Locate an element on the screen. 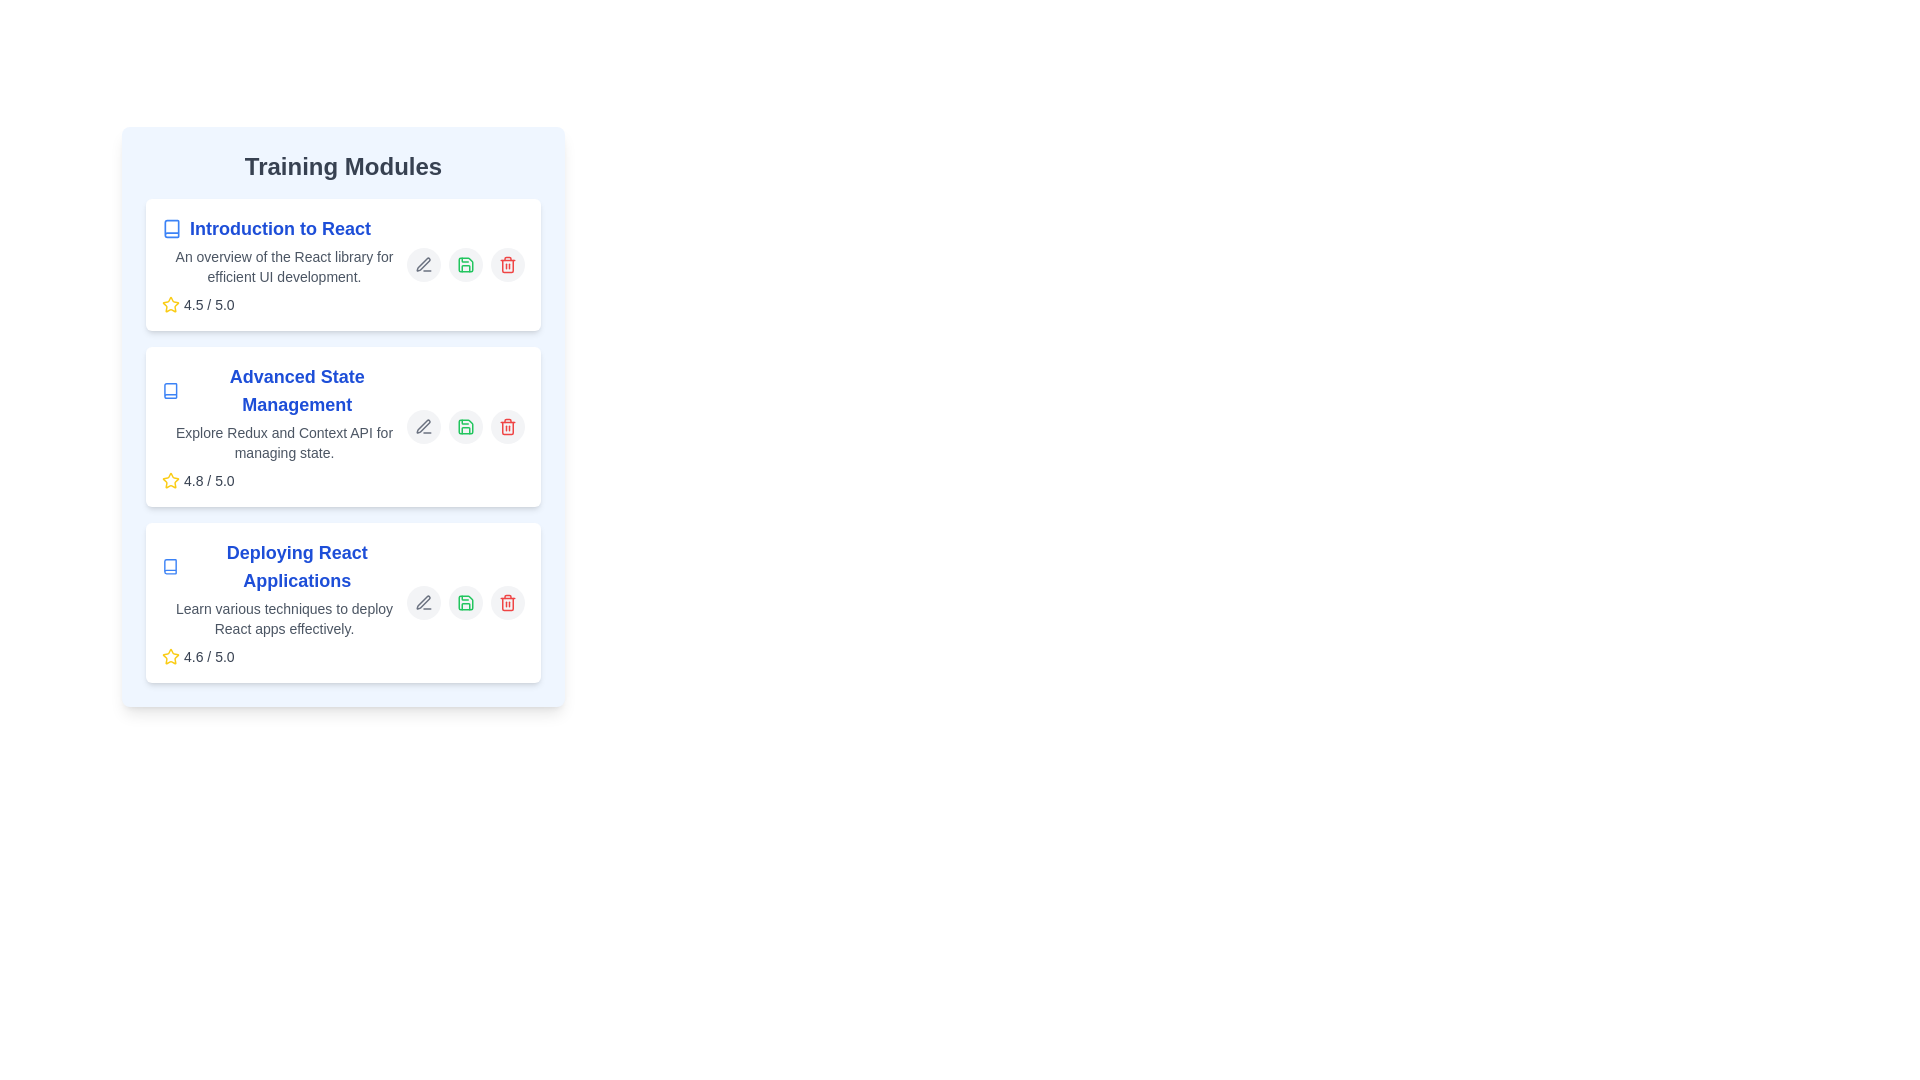 Image resolution: width=1920 pixels, height=1080 pixels. the delete icon button for the 'Deploying React Applications' module in the 'Training Modules' section is located at coordinates (508, 601).